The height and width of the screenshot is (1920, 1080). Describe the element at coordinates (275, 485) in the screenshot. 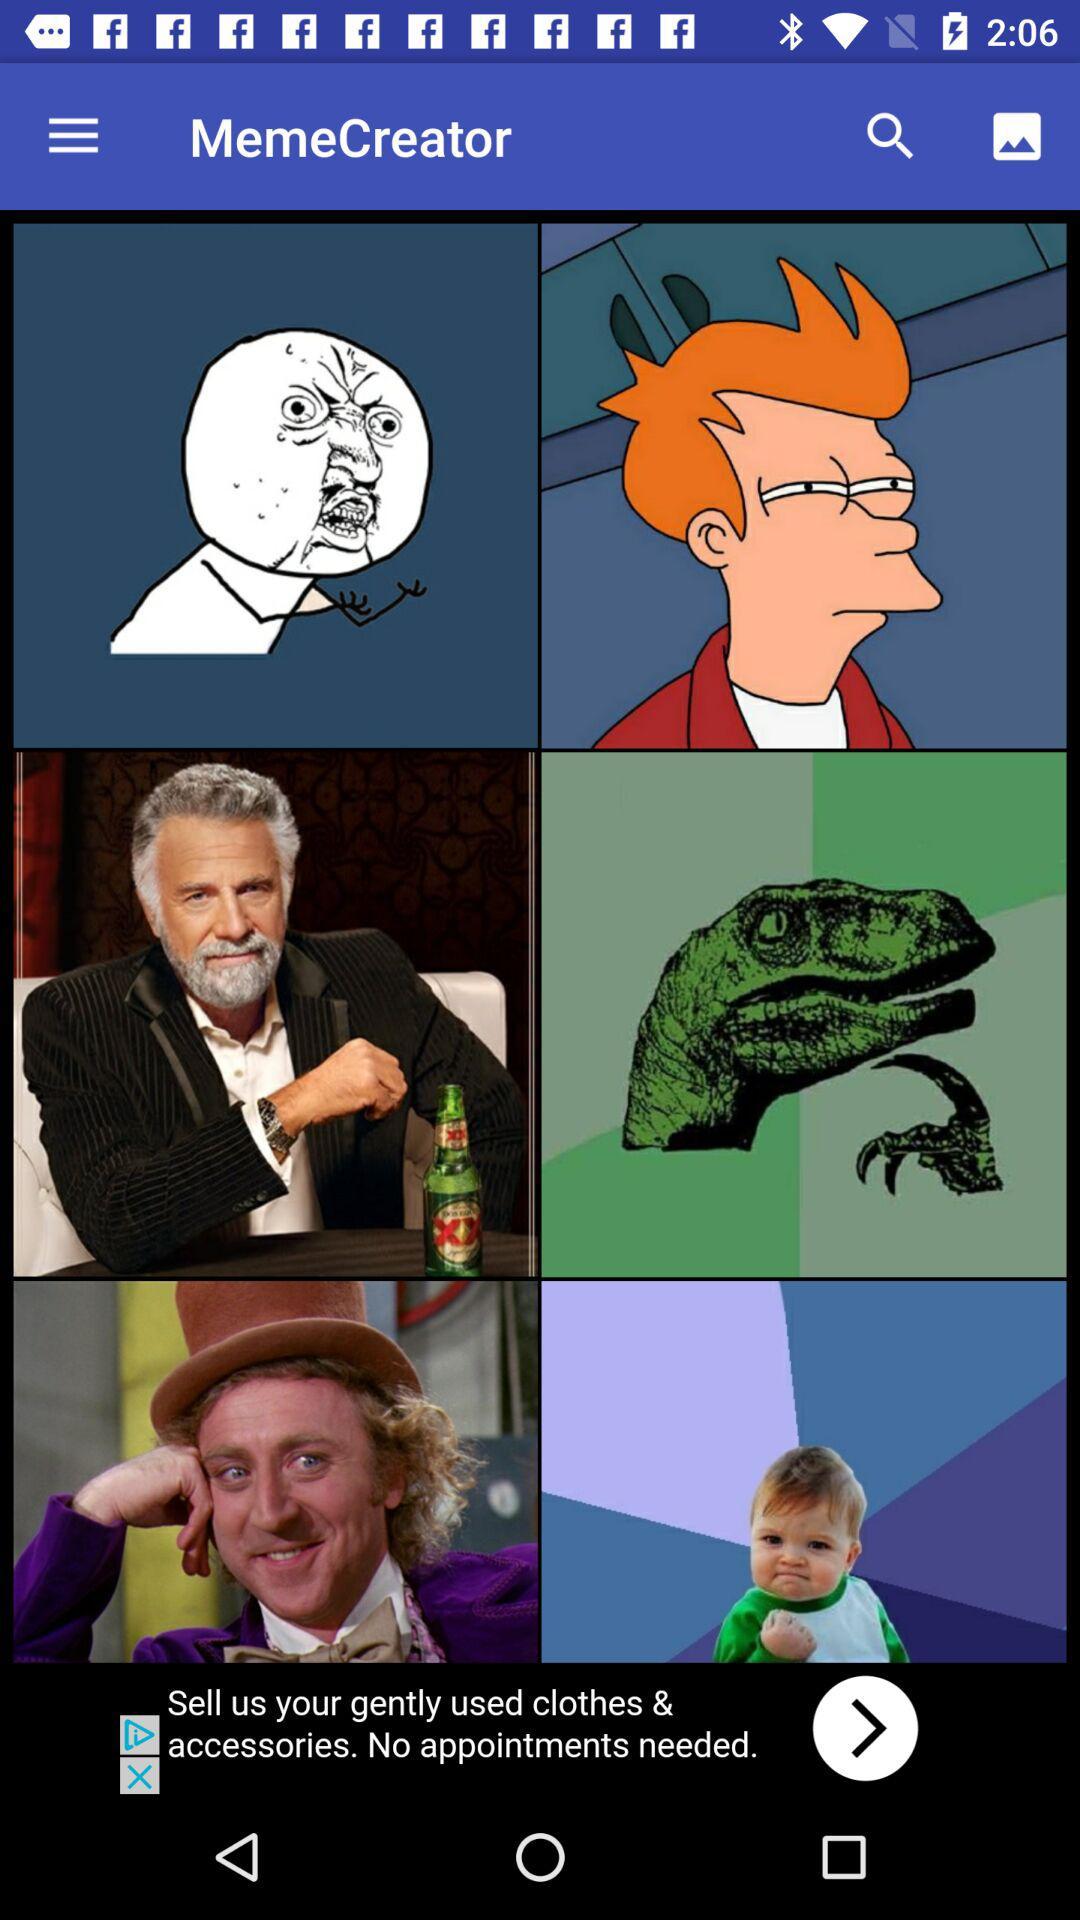

I see `image` at that location.